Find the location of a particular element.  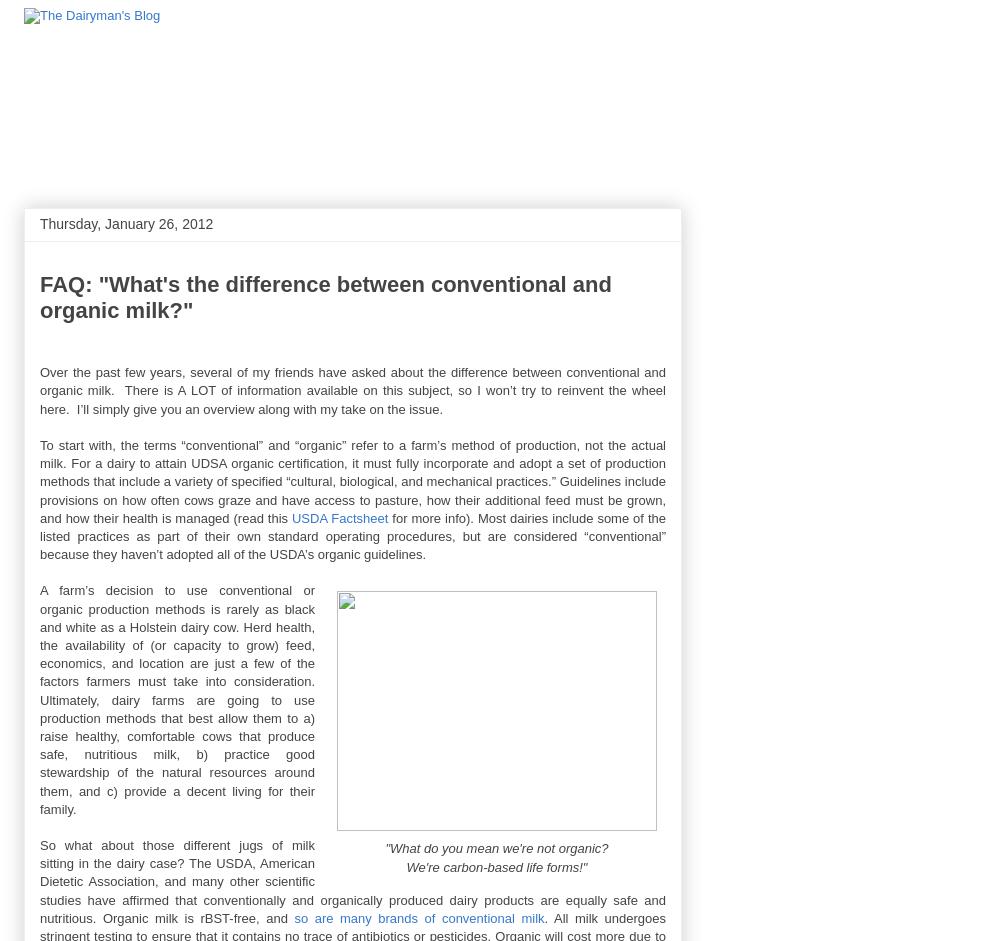

'Thursday, January 26, 2012' is located at coordinates (126, 222).